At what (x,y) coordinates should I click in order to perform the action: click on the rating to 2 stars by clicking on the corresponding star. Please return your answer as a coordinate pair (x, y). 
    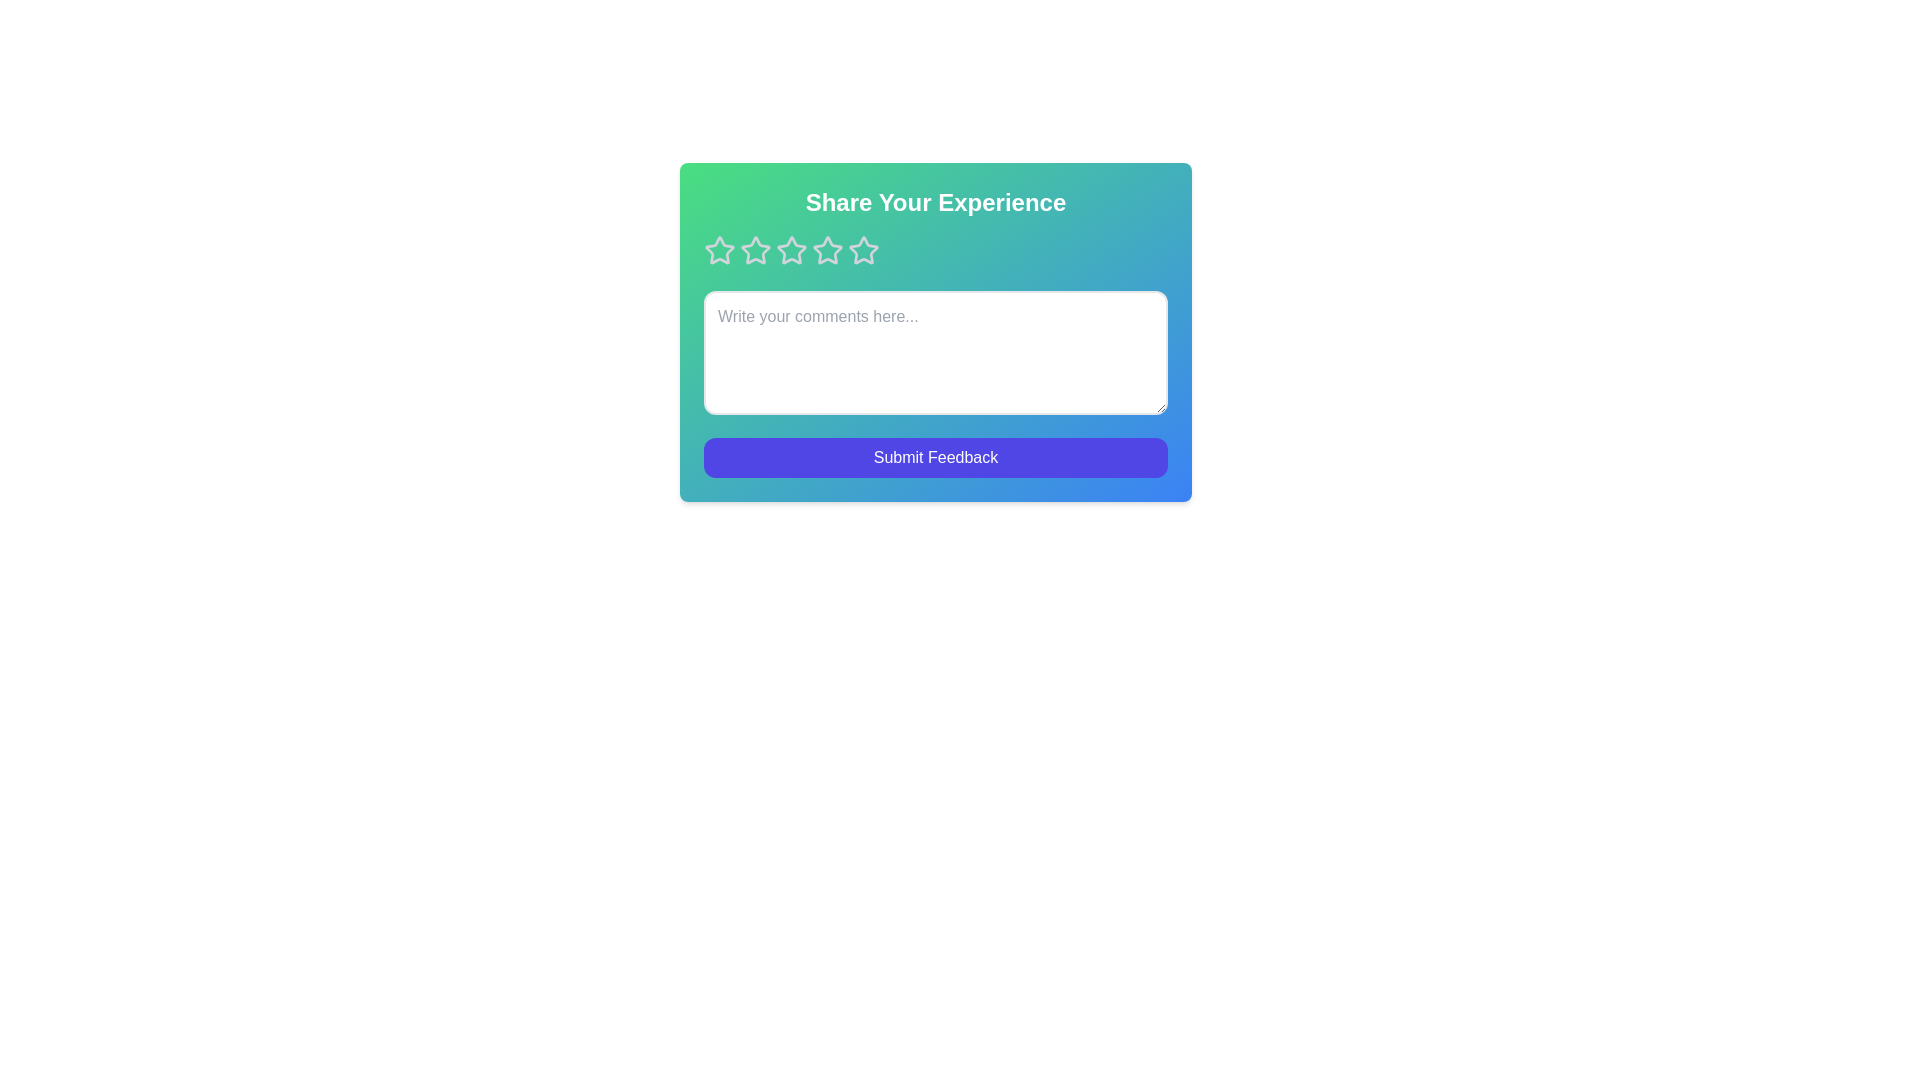
    Looking at the image, I should click on (754, 249).